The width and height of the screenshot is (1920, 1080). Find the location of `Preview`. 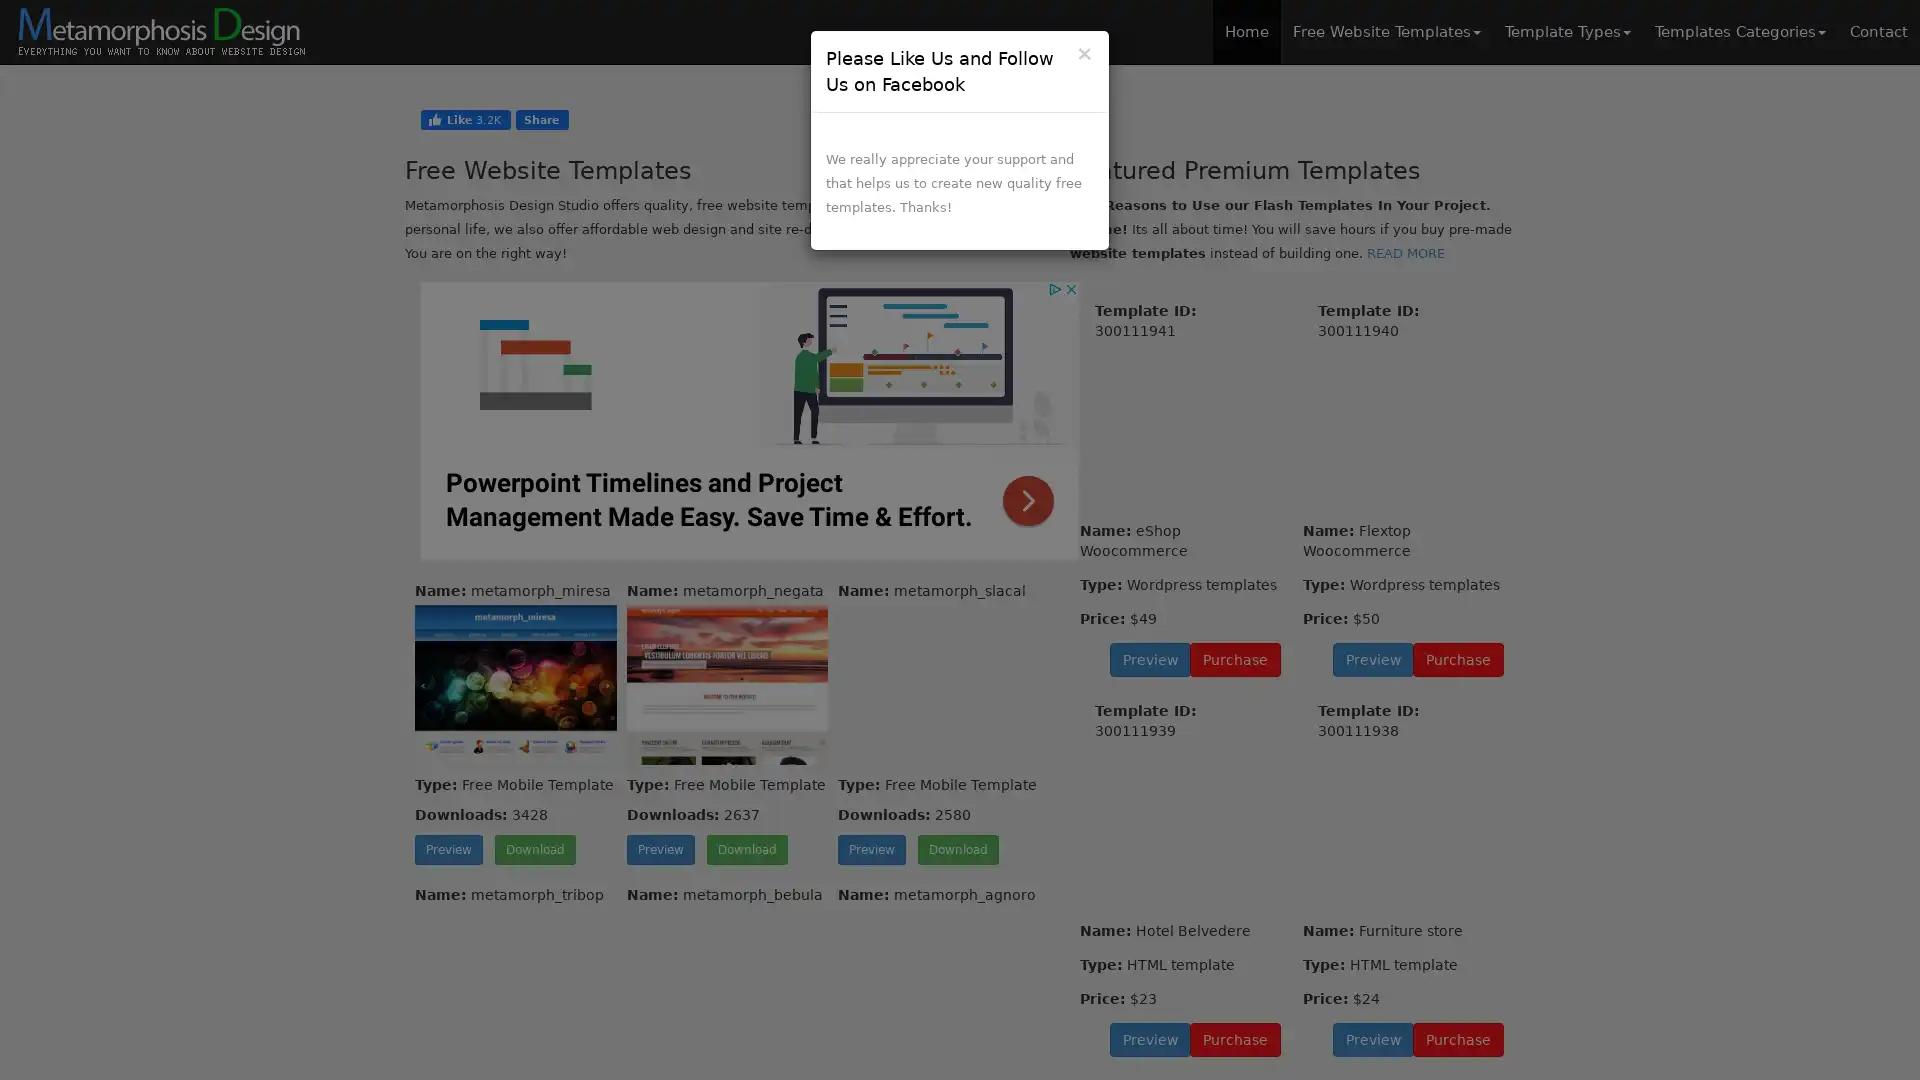

Preview is located at coordinates (872, 849).